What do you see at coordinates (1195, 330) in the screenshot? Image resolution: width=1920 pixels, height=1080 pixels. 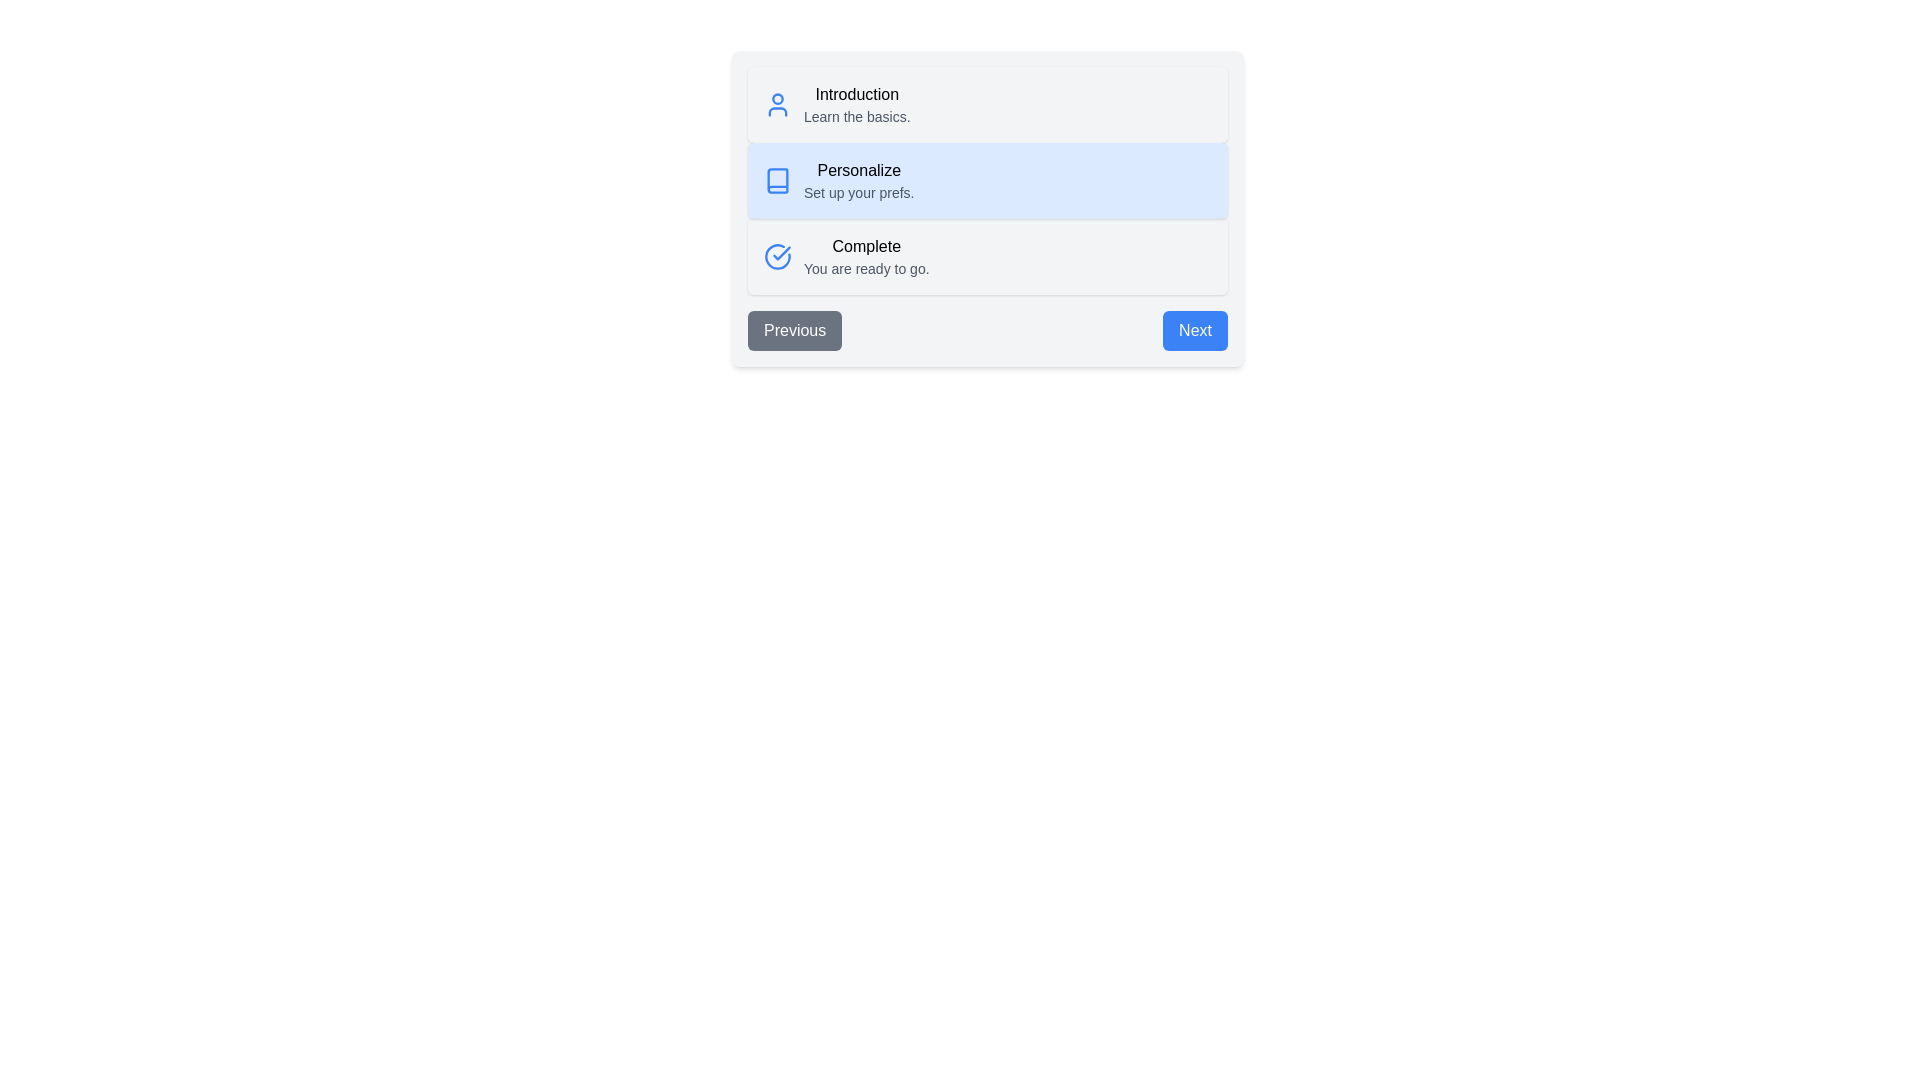 I see `the Next button to navigate the steps` at bounding box center [1195, 330].